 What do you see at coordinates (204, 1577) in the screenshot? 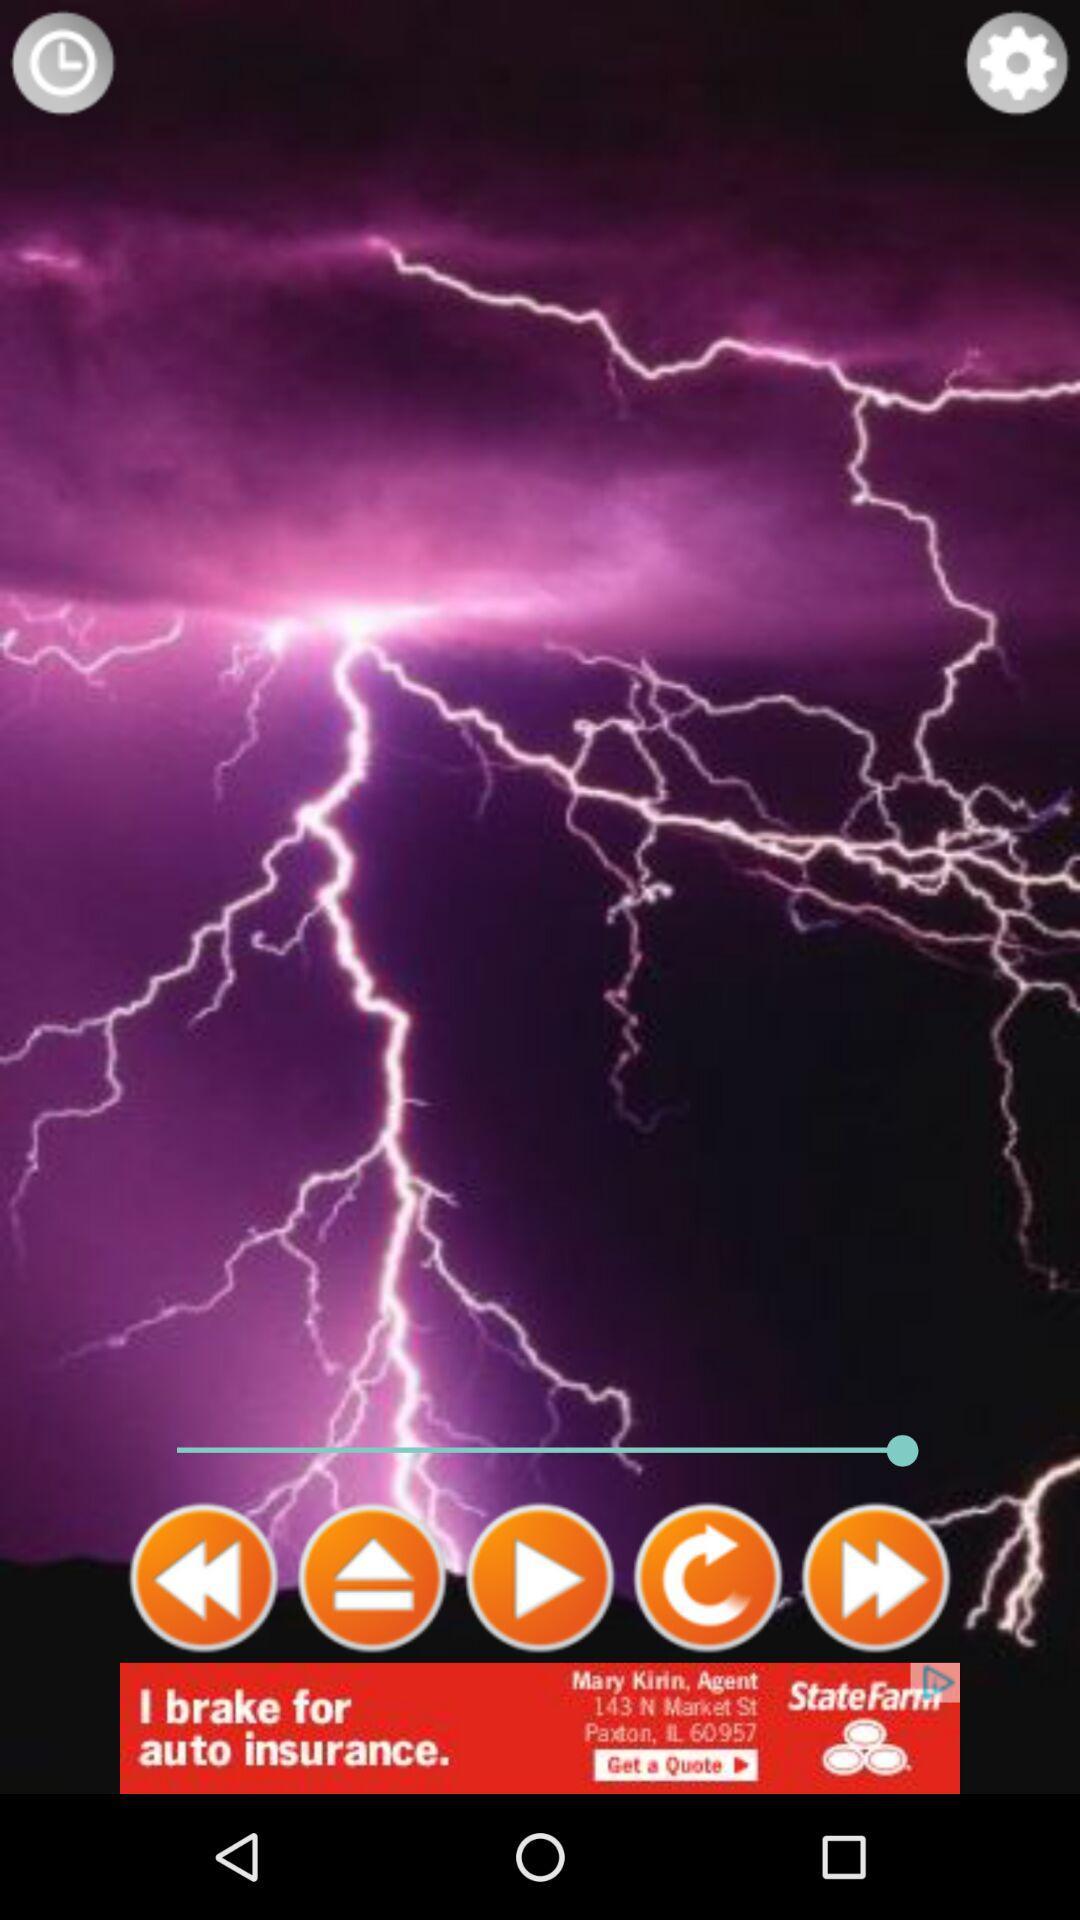
I see `the backward button` at bounding box center [204, 1577].